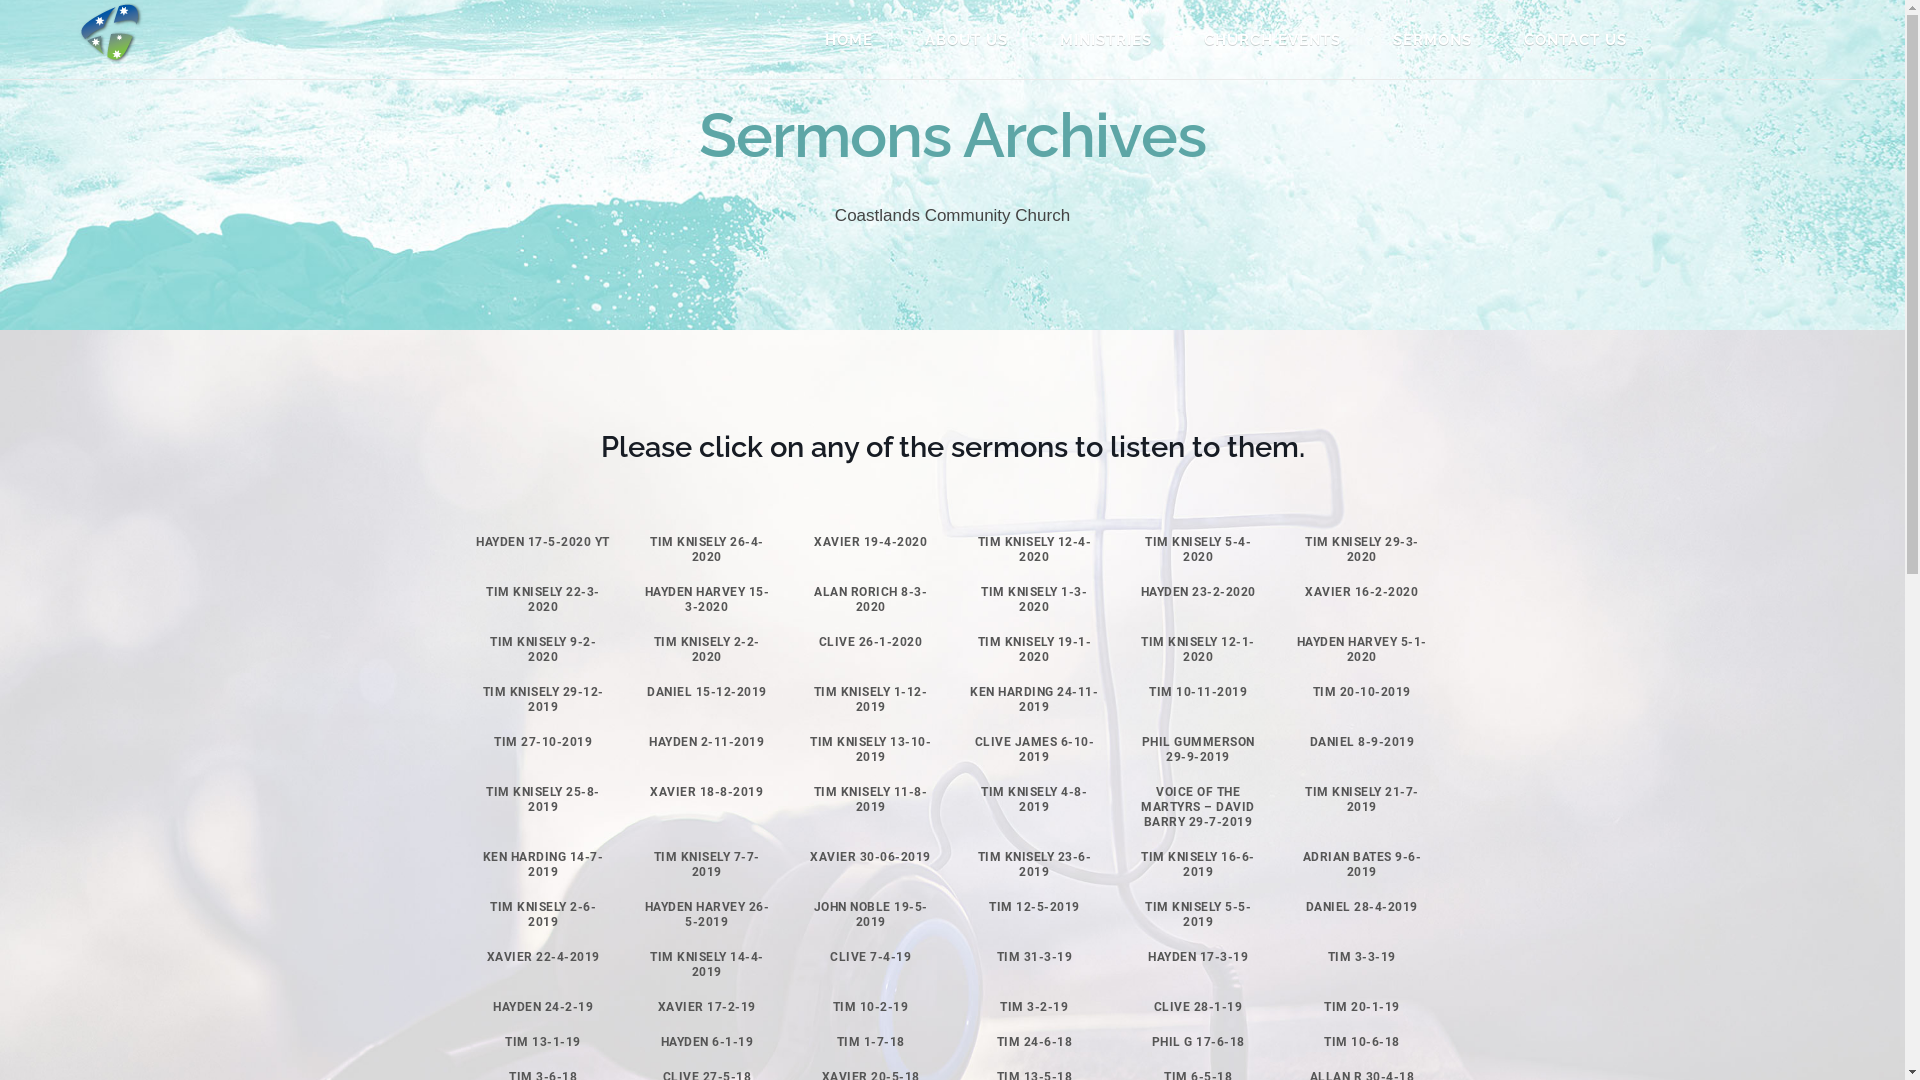  Describe the element at coordinates (542, 598) in the screenshot. I see `'TIM KNISELY 22-3-2020'` at that location.